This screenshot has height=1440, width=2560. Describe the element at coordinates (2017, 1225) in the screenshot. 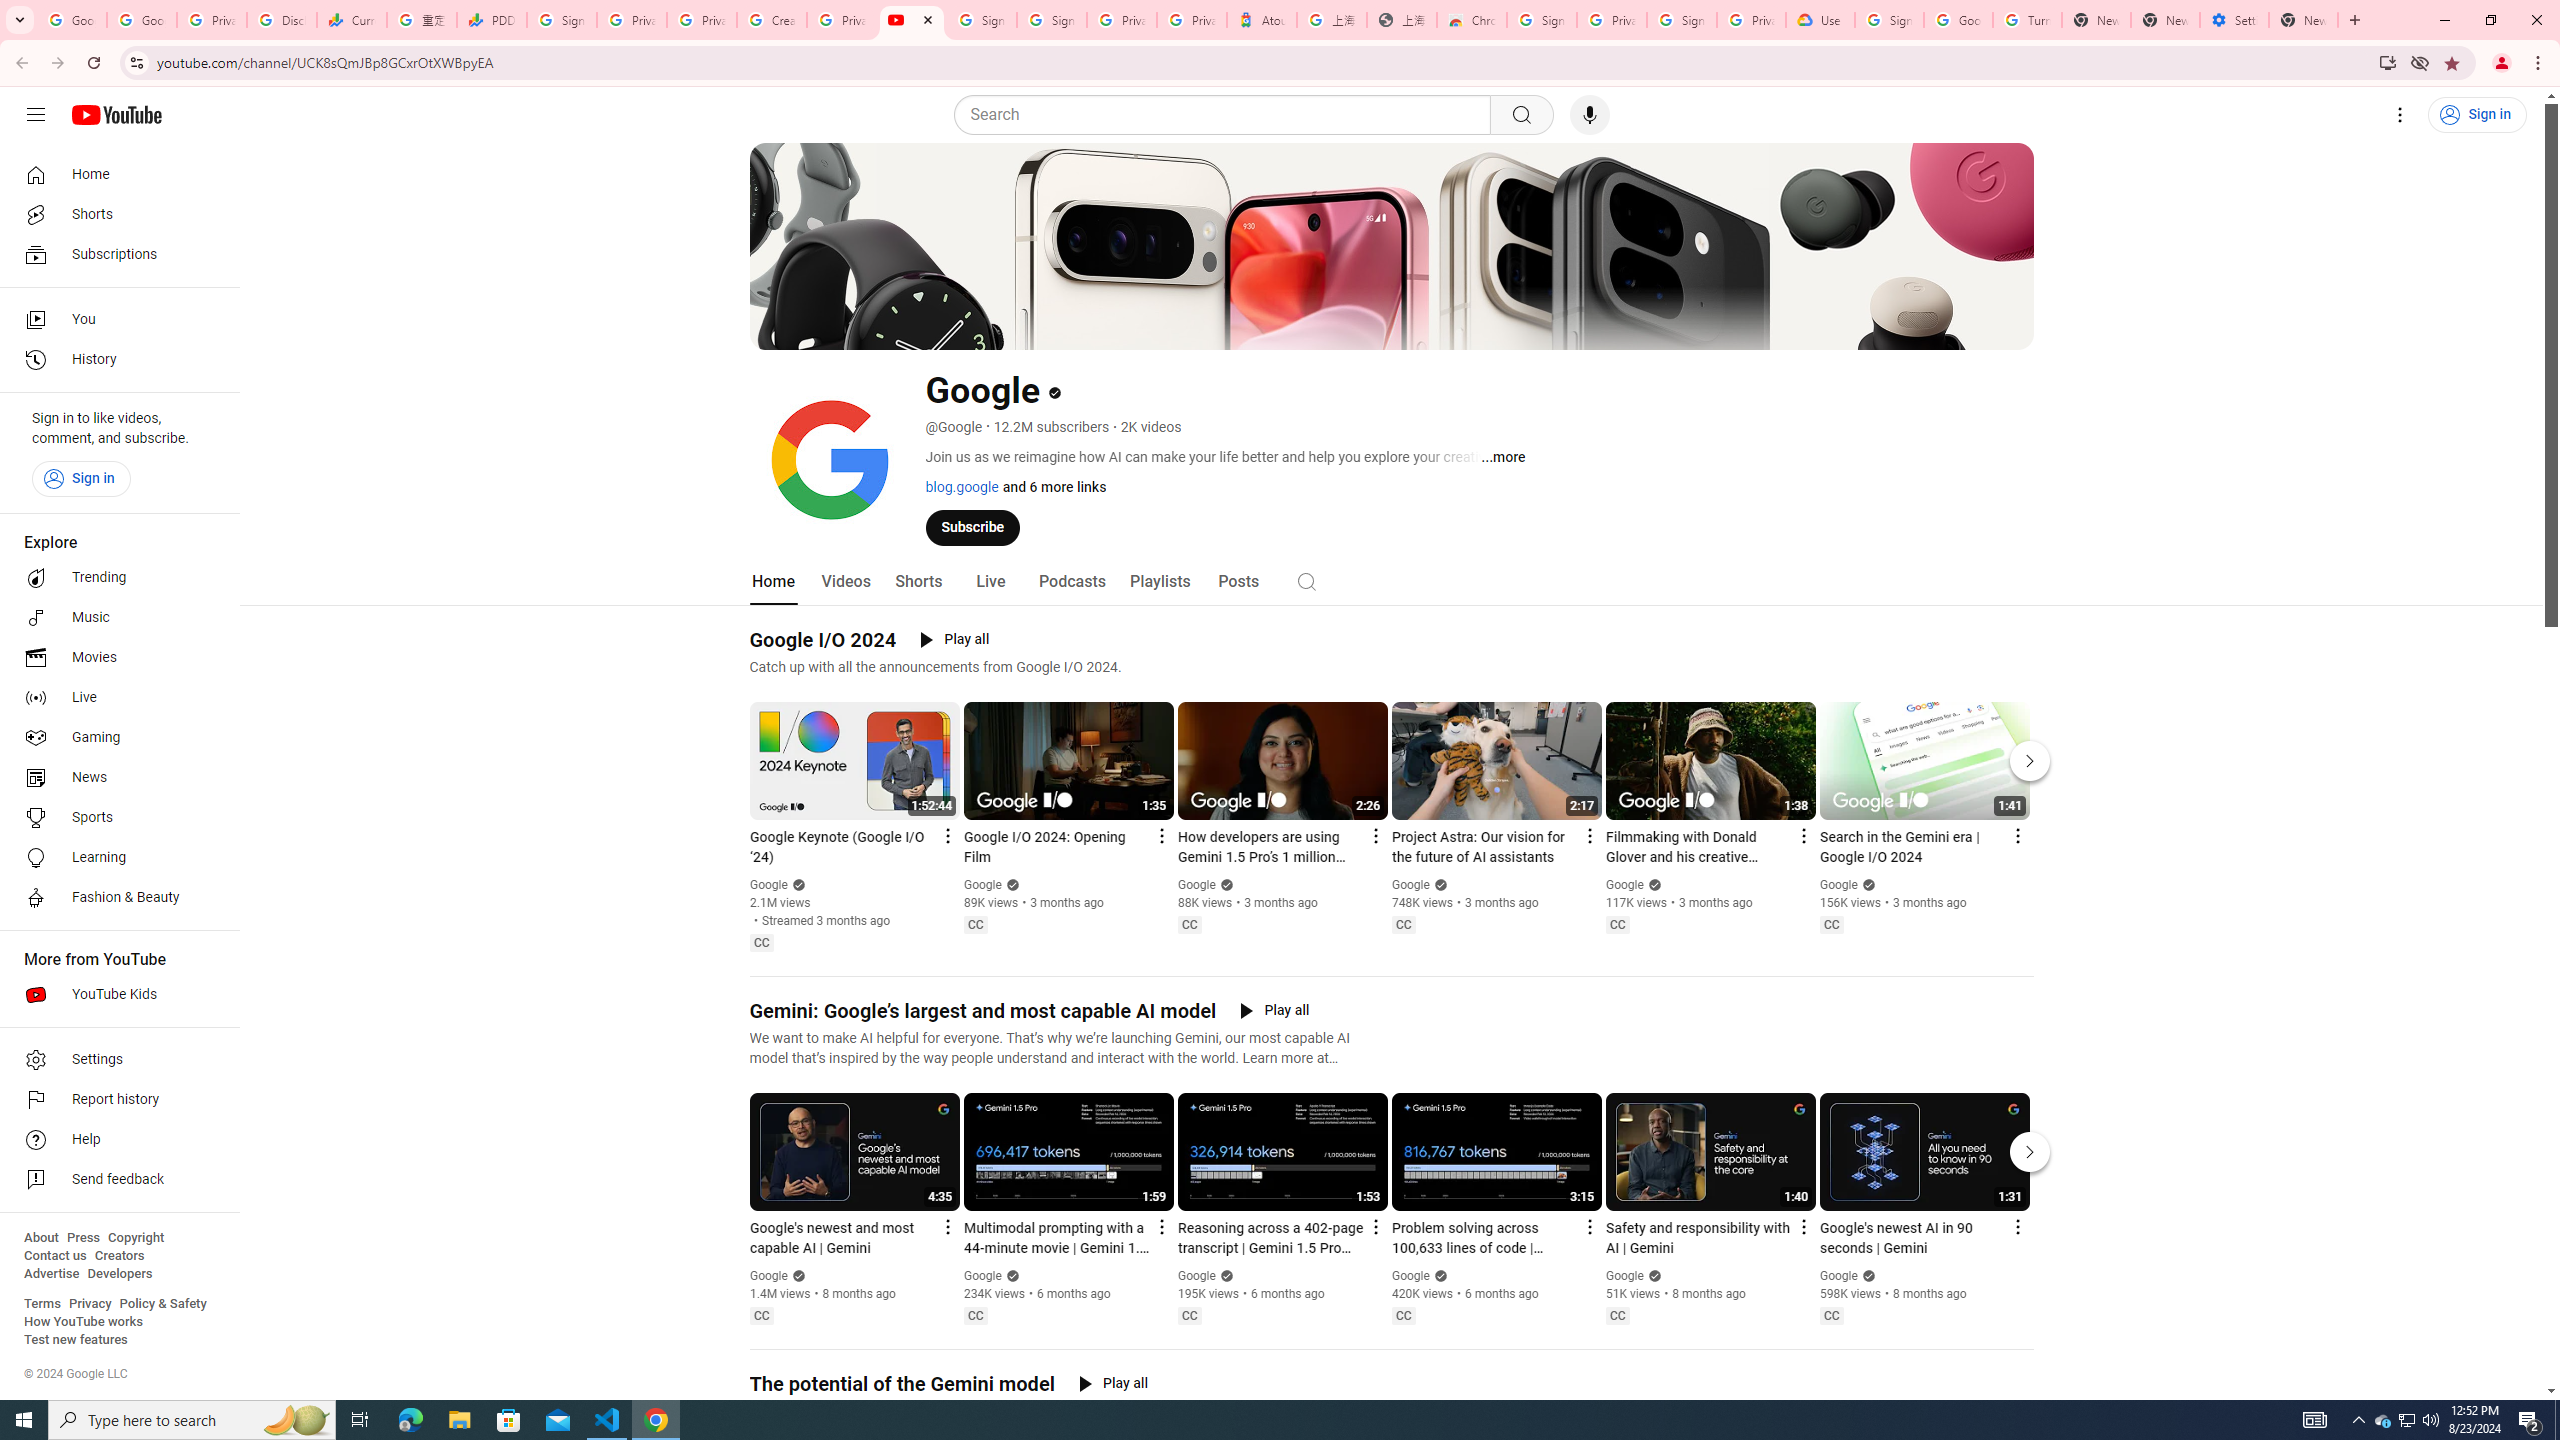

I see `'Action menu'` at that location.